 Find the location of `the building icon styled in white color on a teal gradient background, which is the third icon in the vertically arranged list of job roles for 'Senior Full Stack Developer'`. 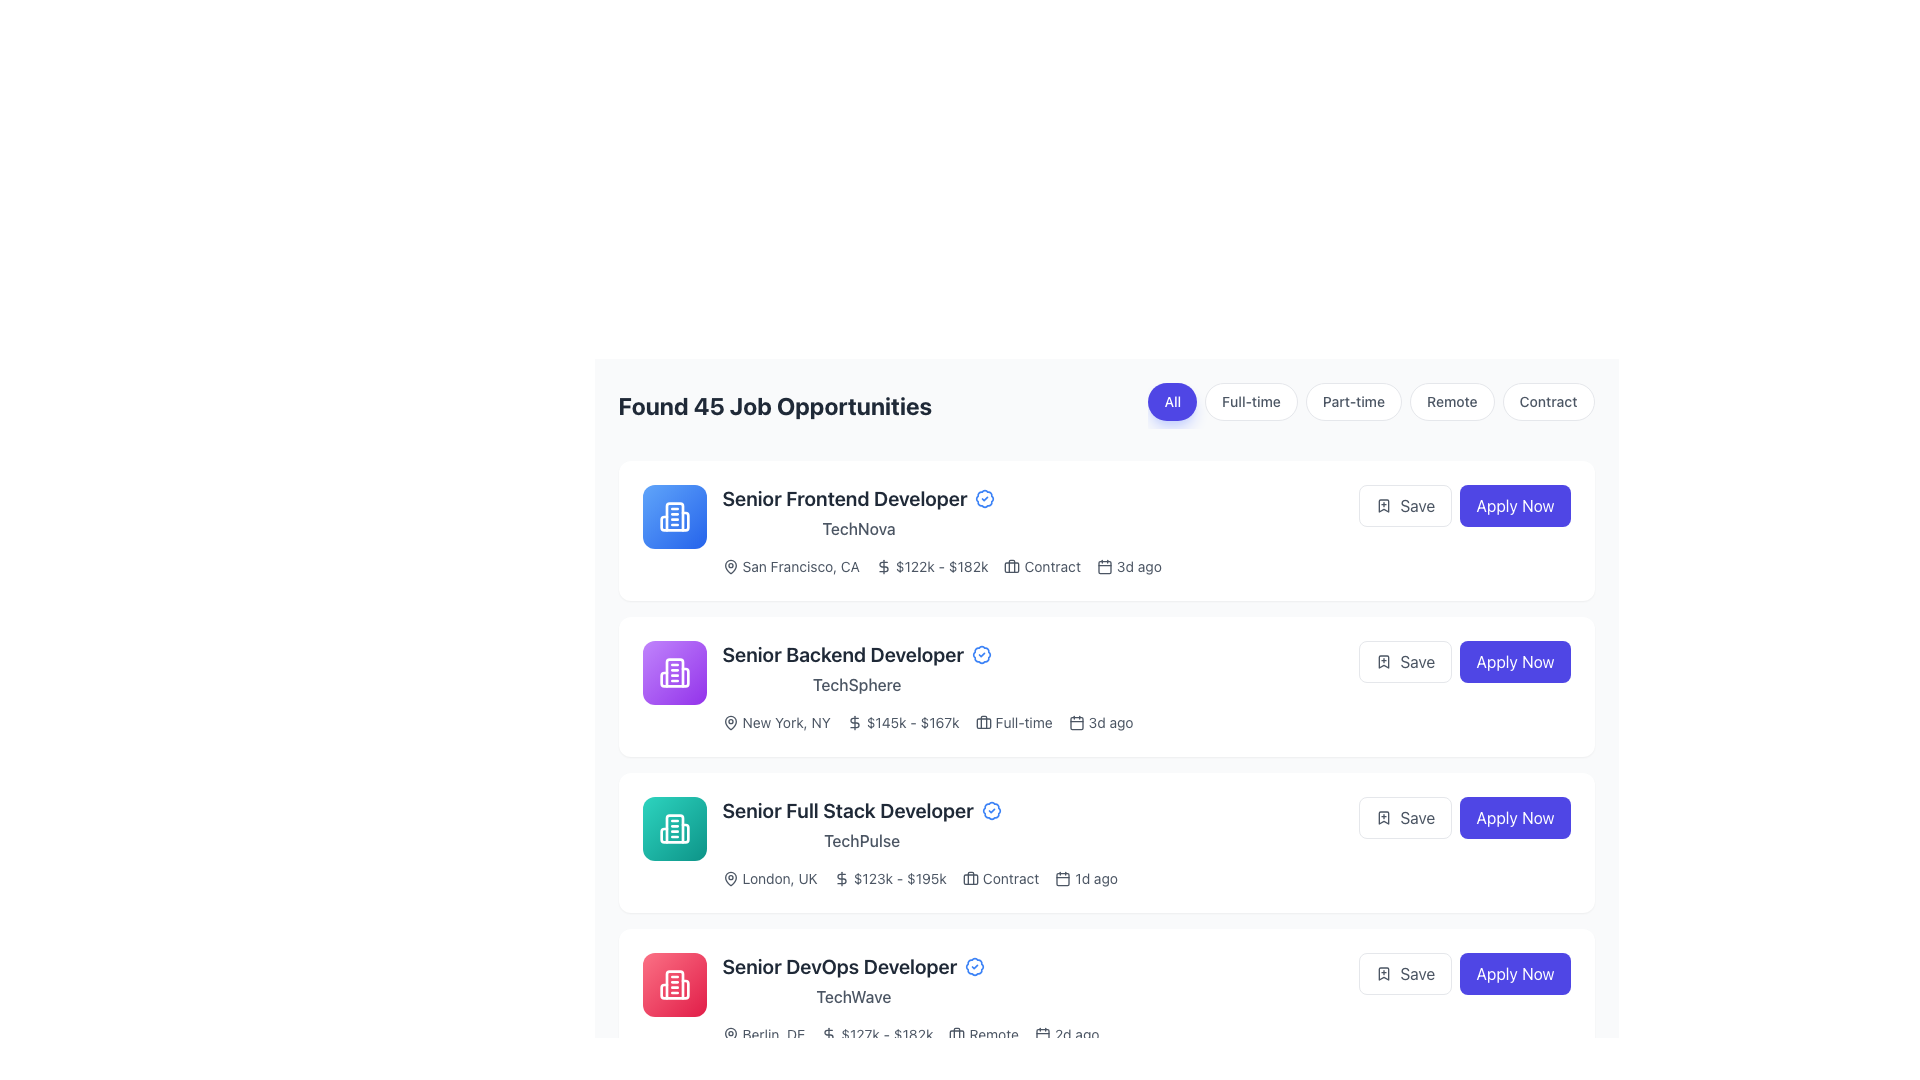

the building icon styled in white color on a teal gradient background, which is the third icon in the vertically arranged list of job roles for 'Senior Full Stack Developer' is located at coordinates (674, 829).